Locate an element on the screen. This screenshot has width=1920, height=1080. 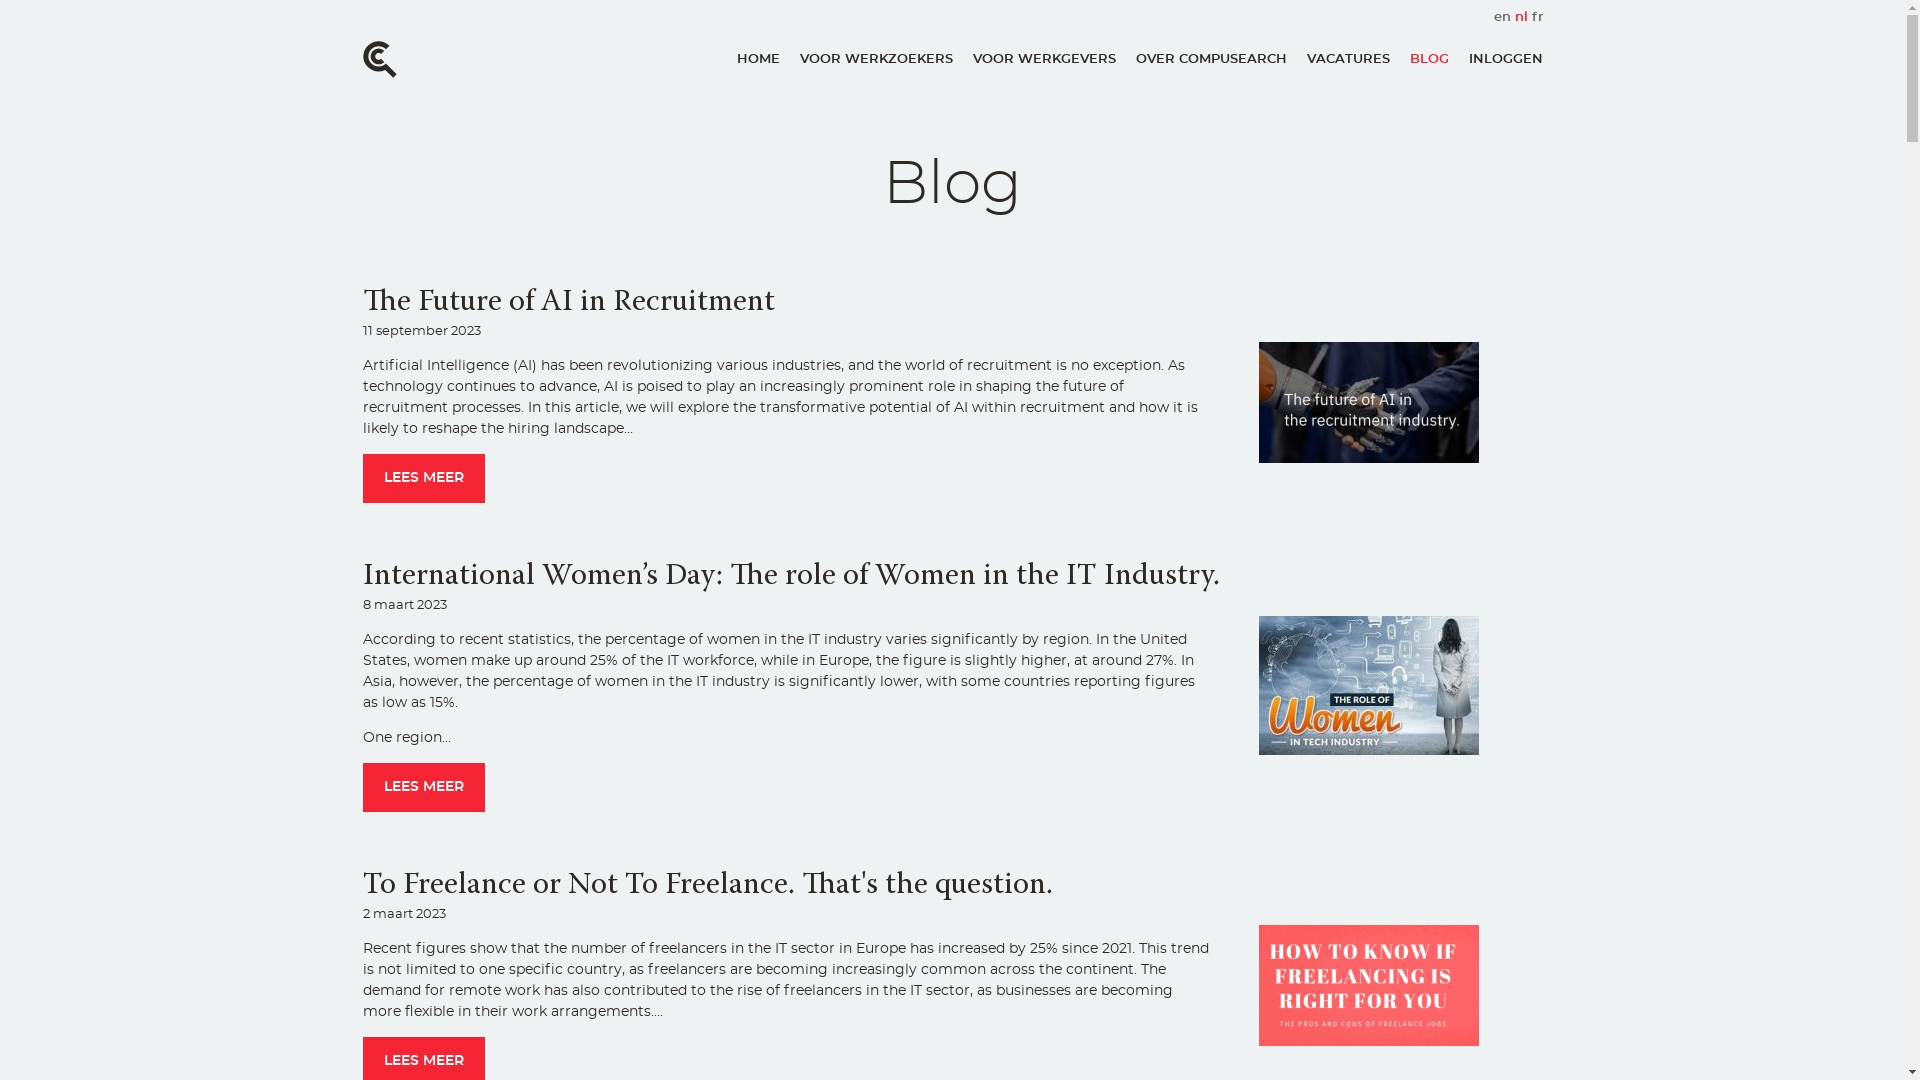
'VOOR WERKGEVERS' is located at coordinates (971, 58).